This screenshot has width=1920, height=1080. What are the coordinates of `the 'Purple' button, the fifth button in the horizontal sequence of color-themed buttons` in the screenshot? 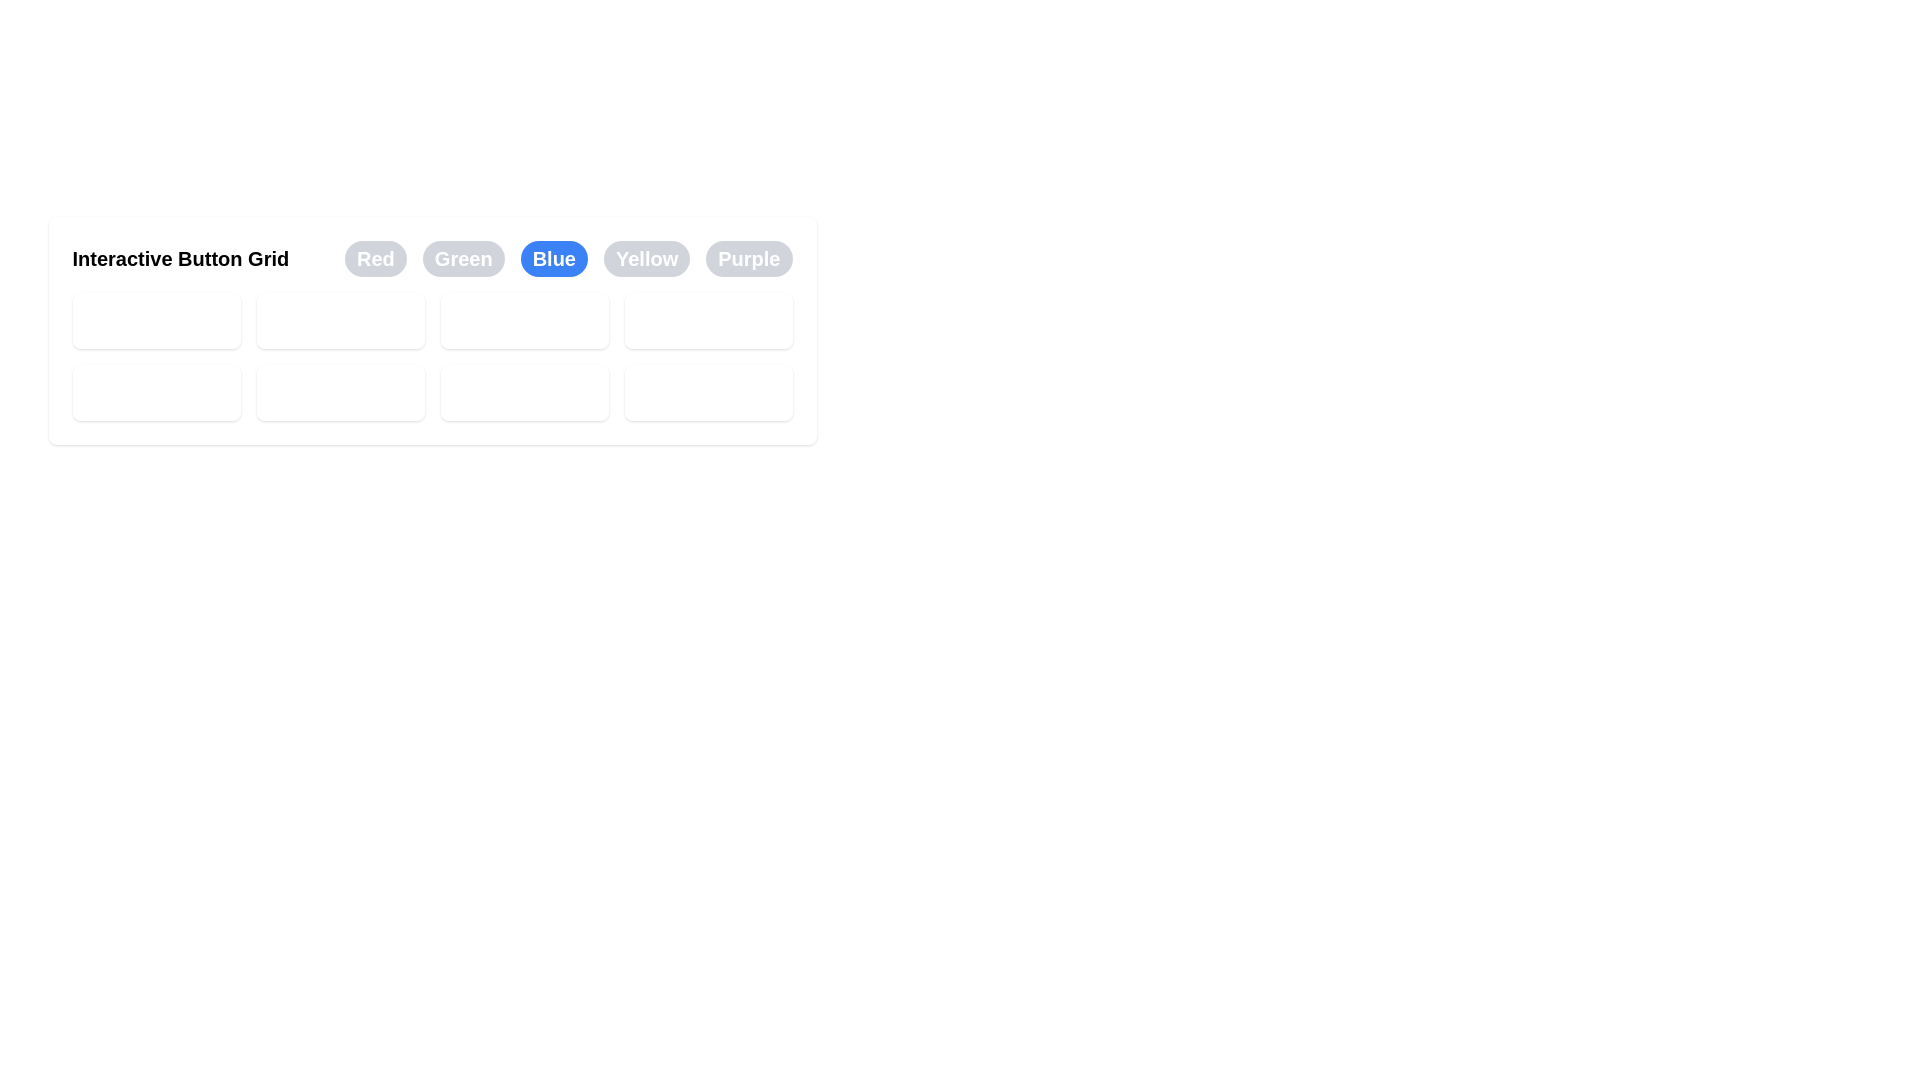 It's located at (748, 257).